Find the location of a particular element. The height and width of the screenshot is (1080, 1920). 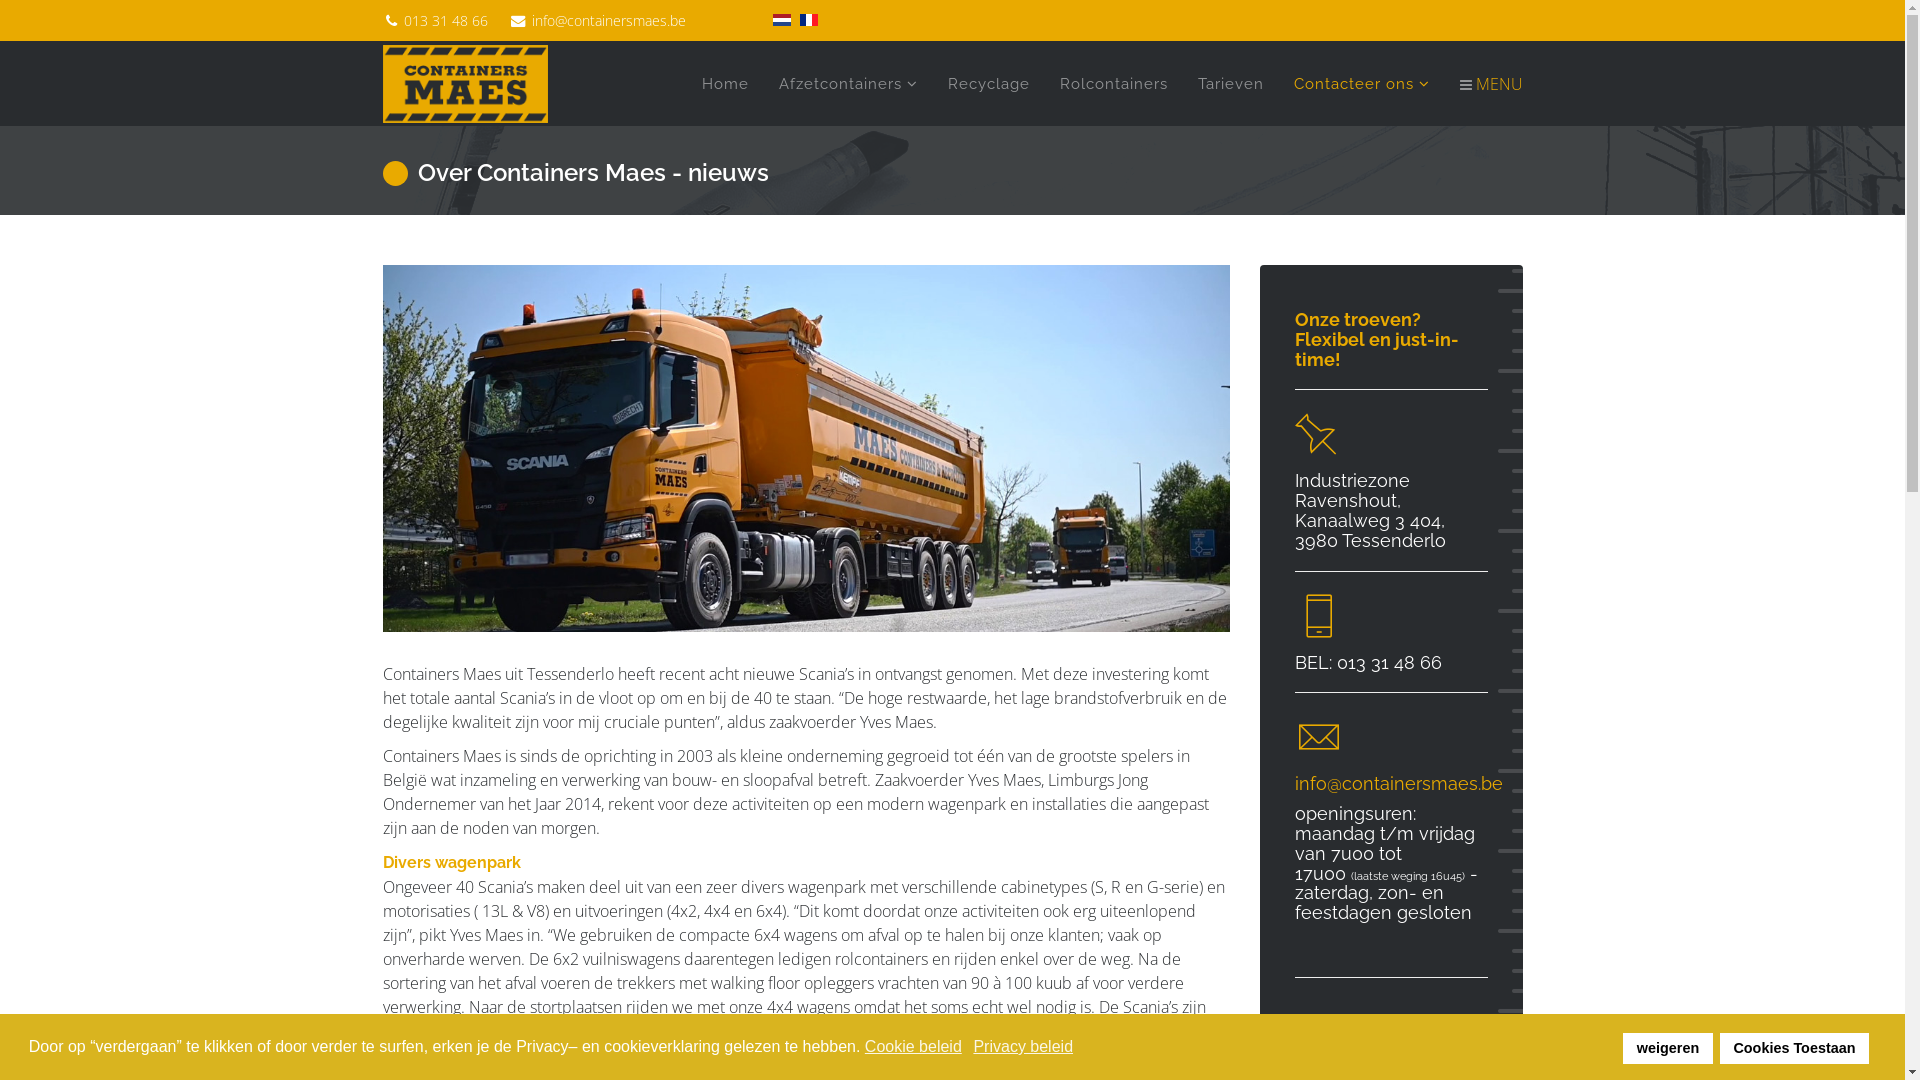

'Tarieven' is located at coordinates (1228, 83).